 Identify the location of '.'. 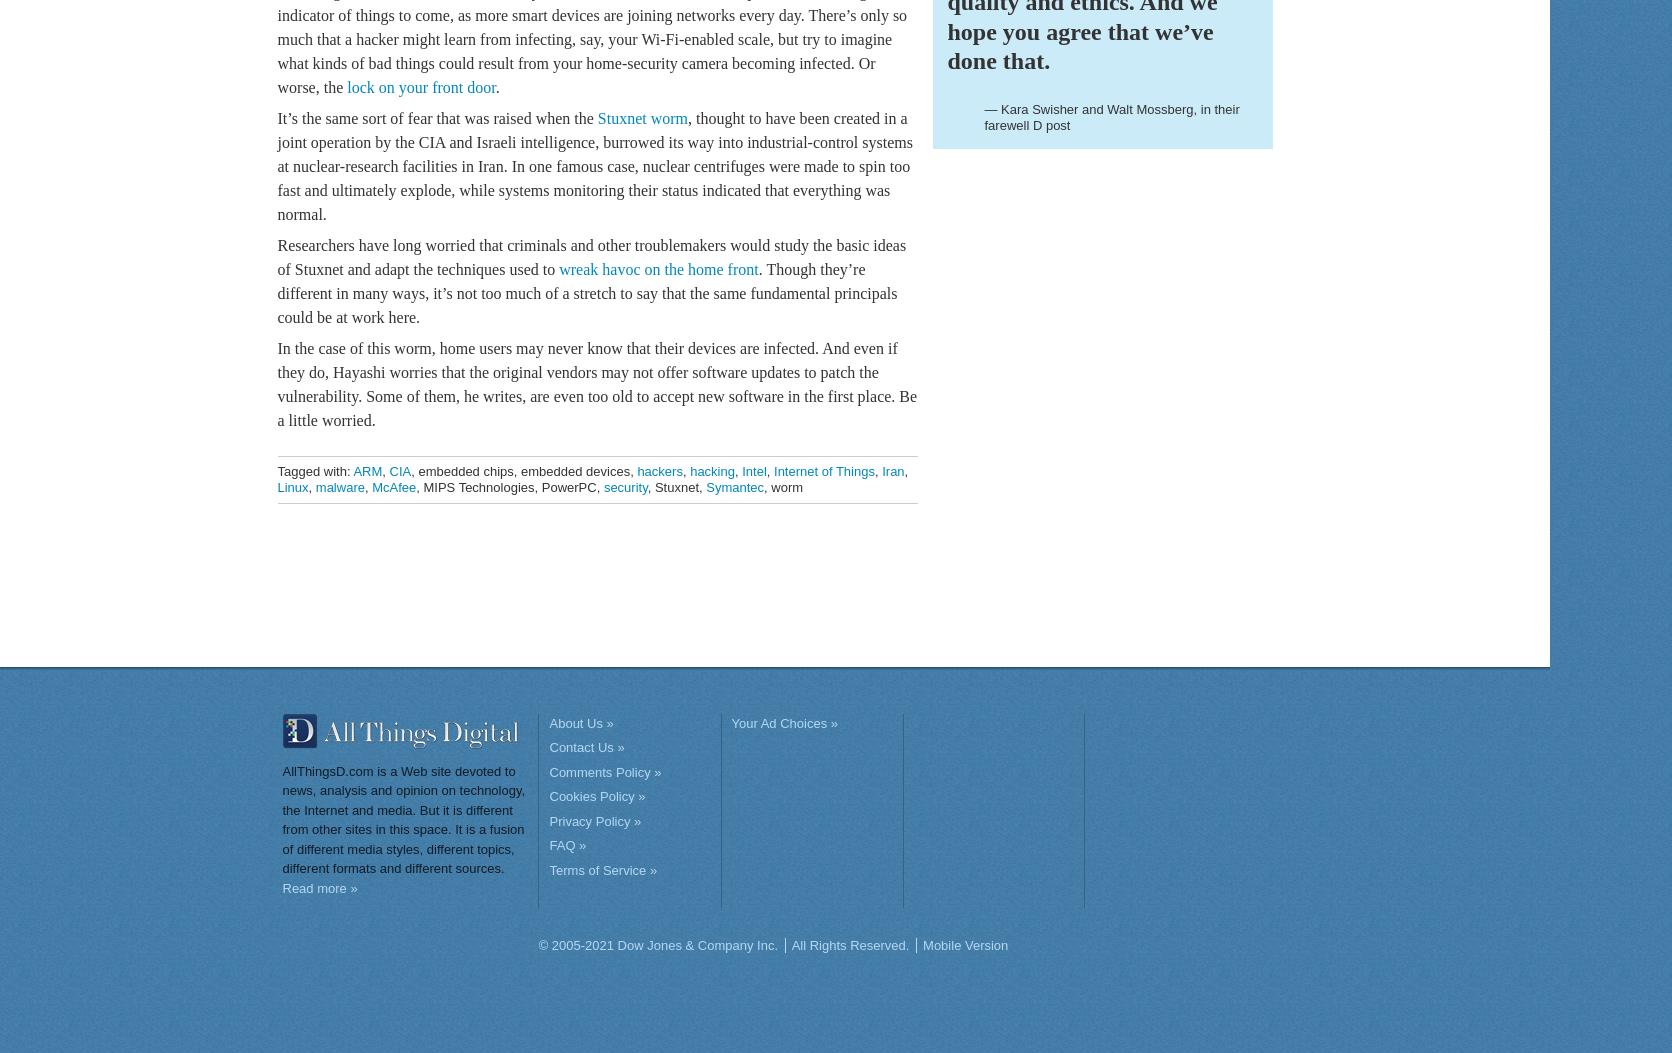
(496, 85).